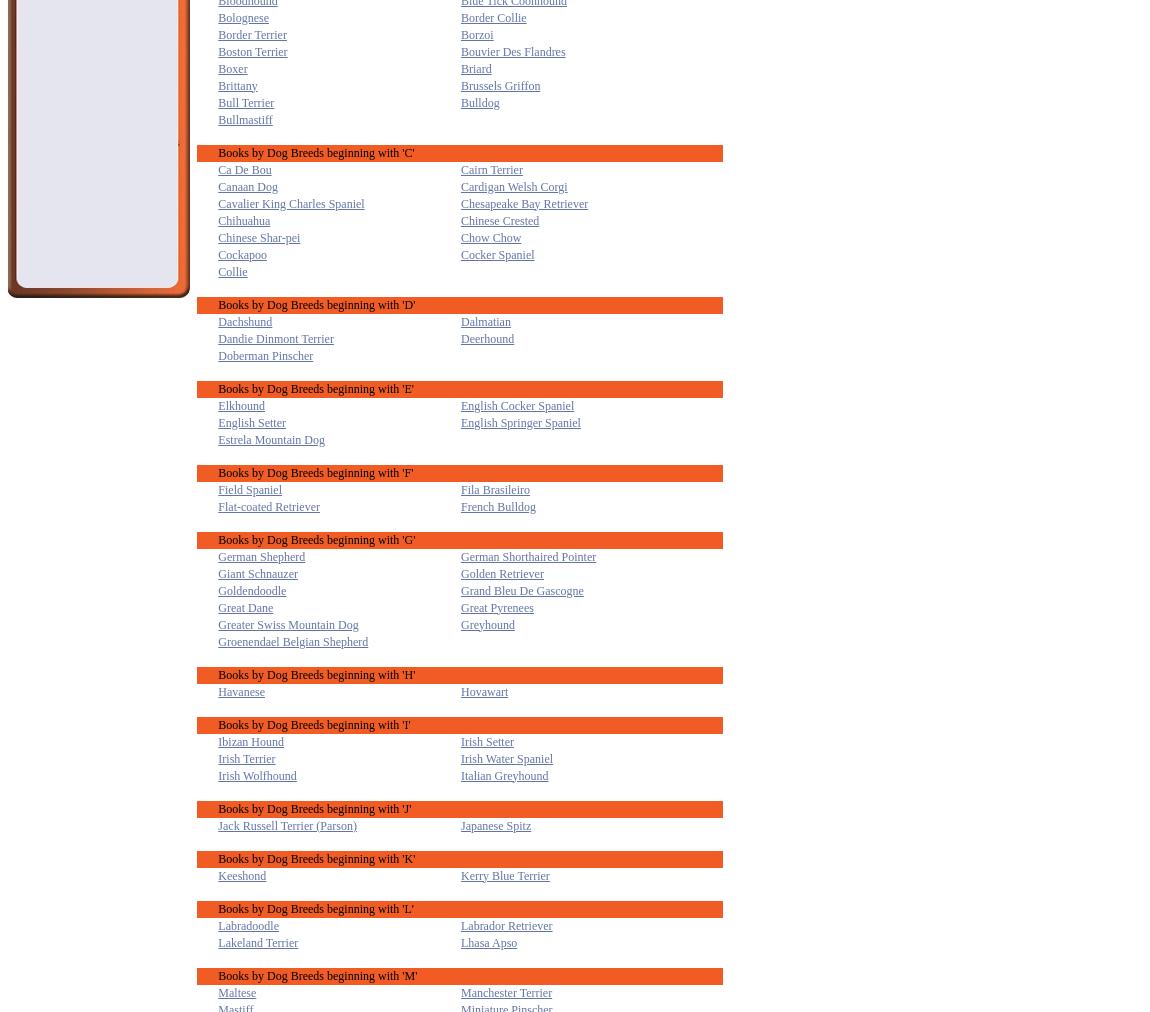  Describe the element at coordinates (264, 354) in the screenshot. I see `'Doberman Pinscher'` at that location.